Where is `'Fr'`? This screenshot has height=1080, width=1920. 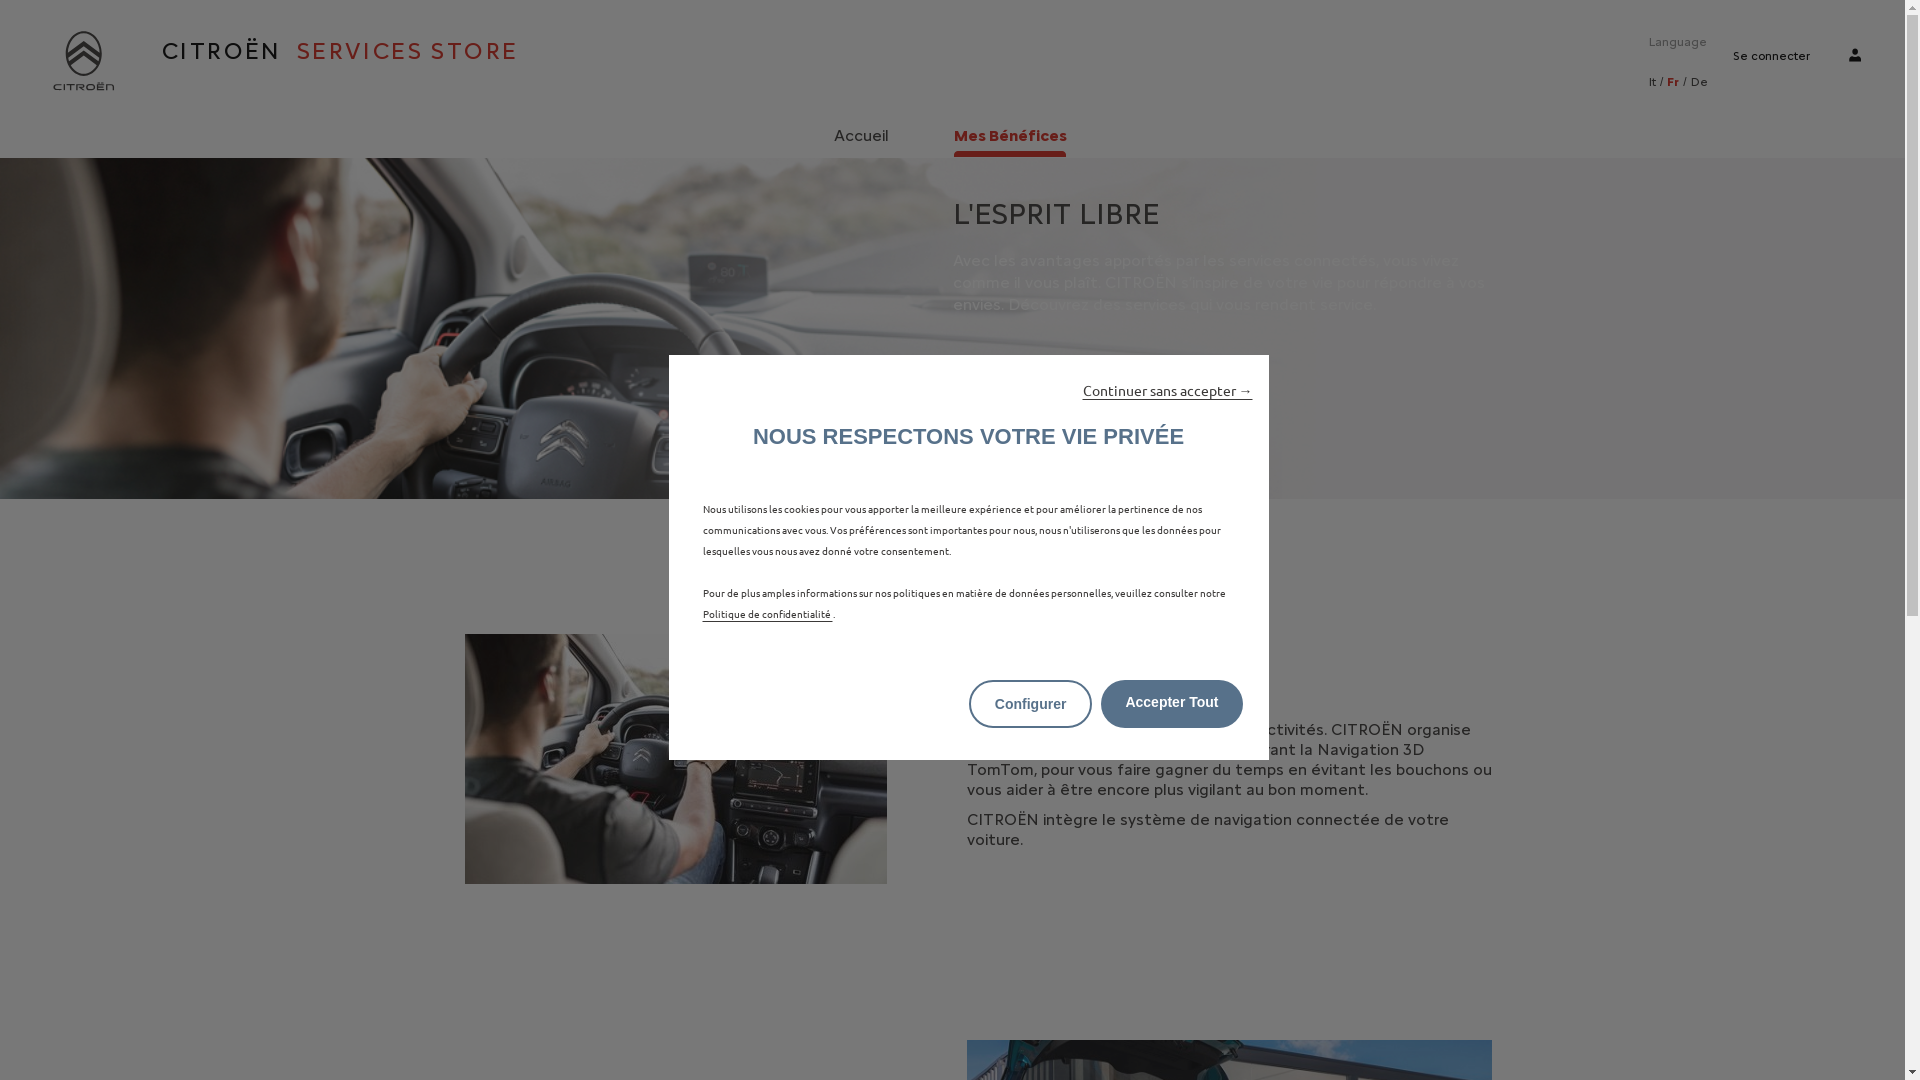 'Fr' is located at coordinates (1666, 80).